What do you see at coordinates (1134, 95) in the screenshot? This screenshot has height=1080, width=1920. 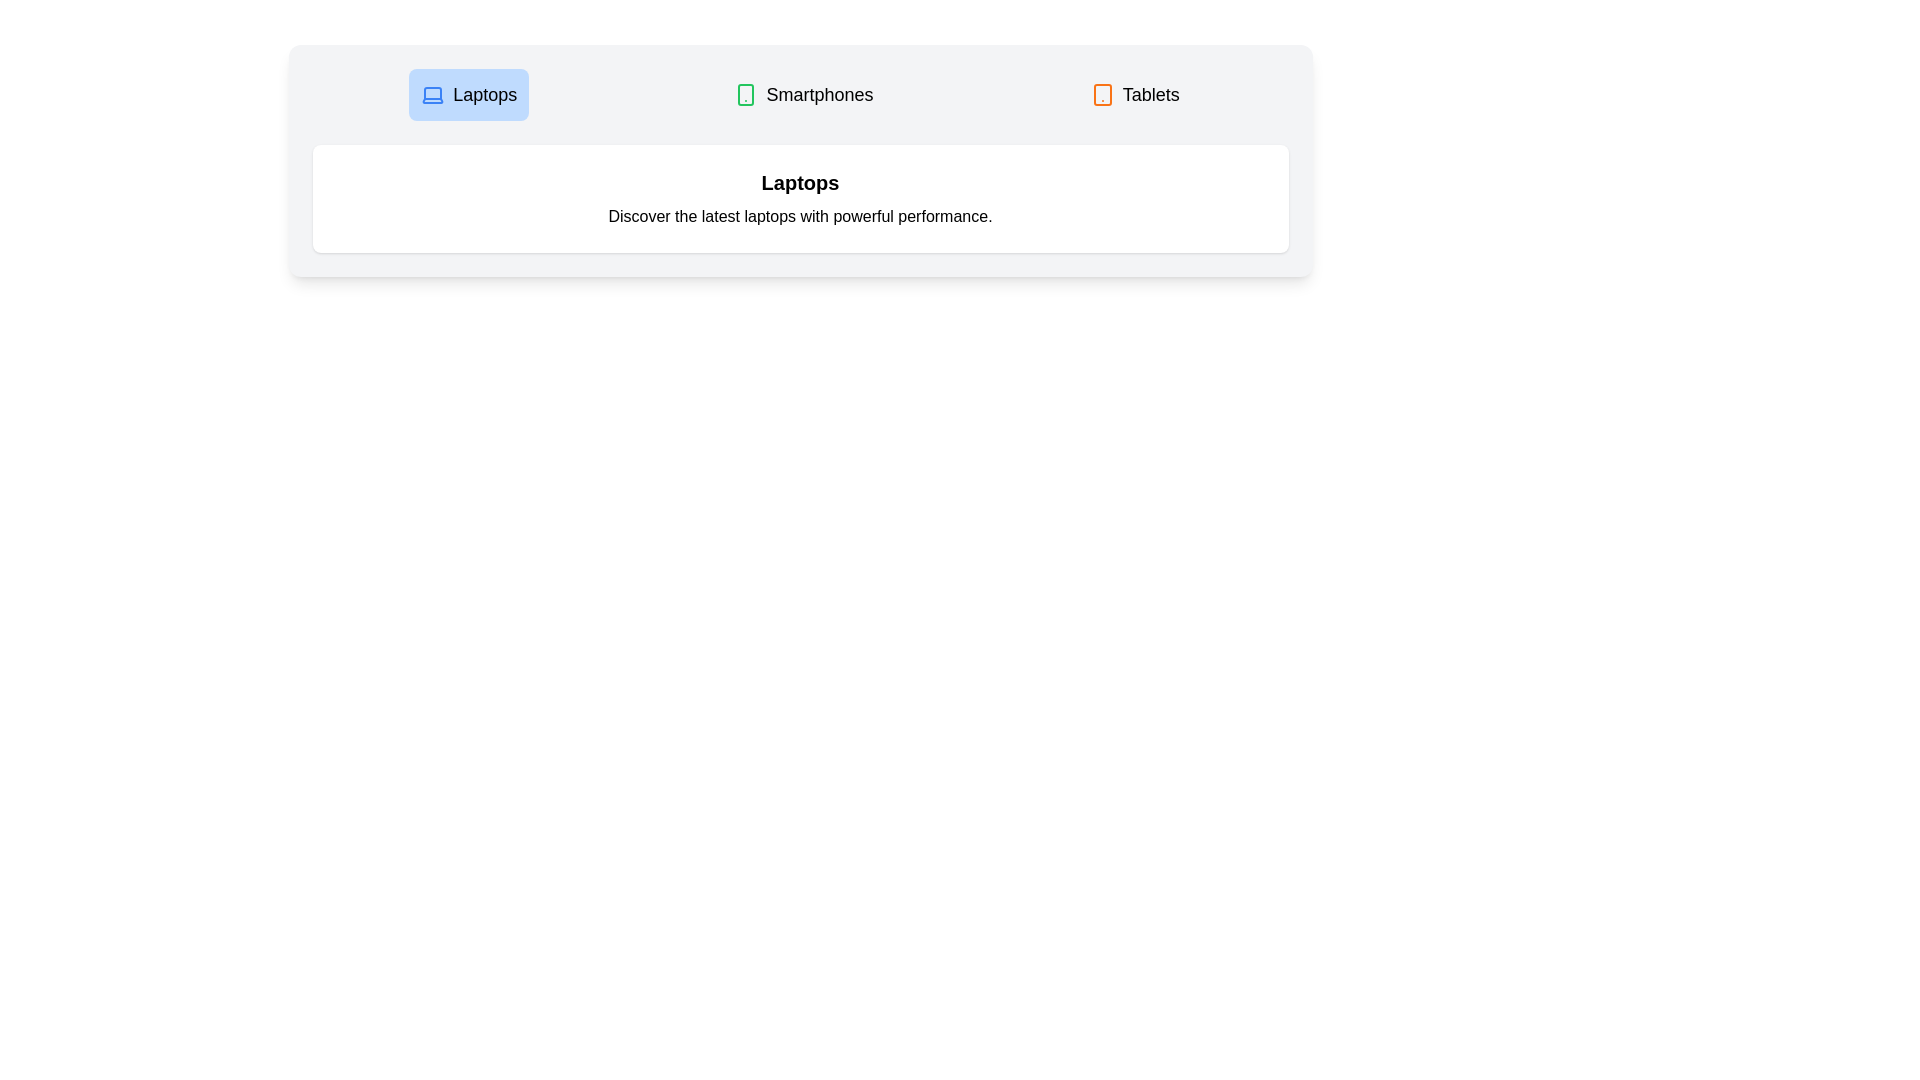 I see `the button labeled Tablets to observe its visual feedback` at bounding box center [1134, 95].